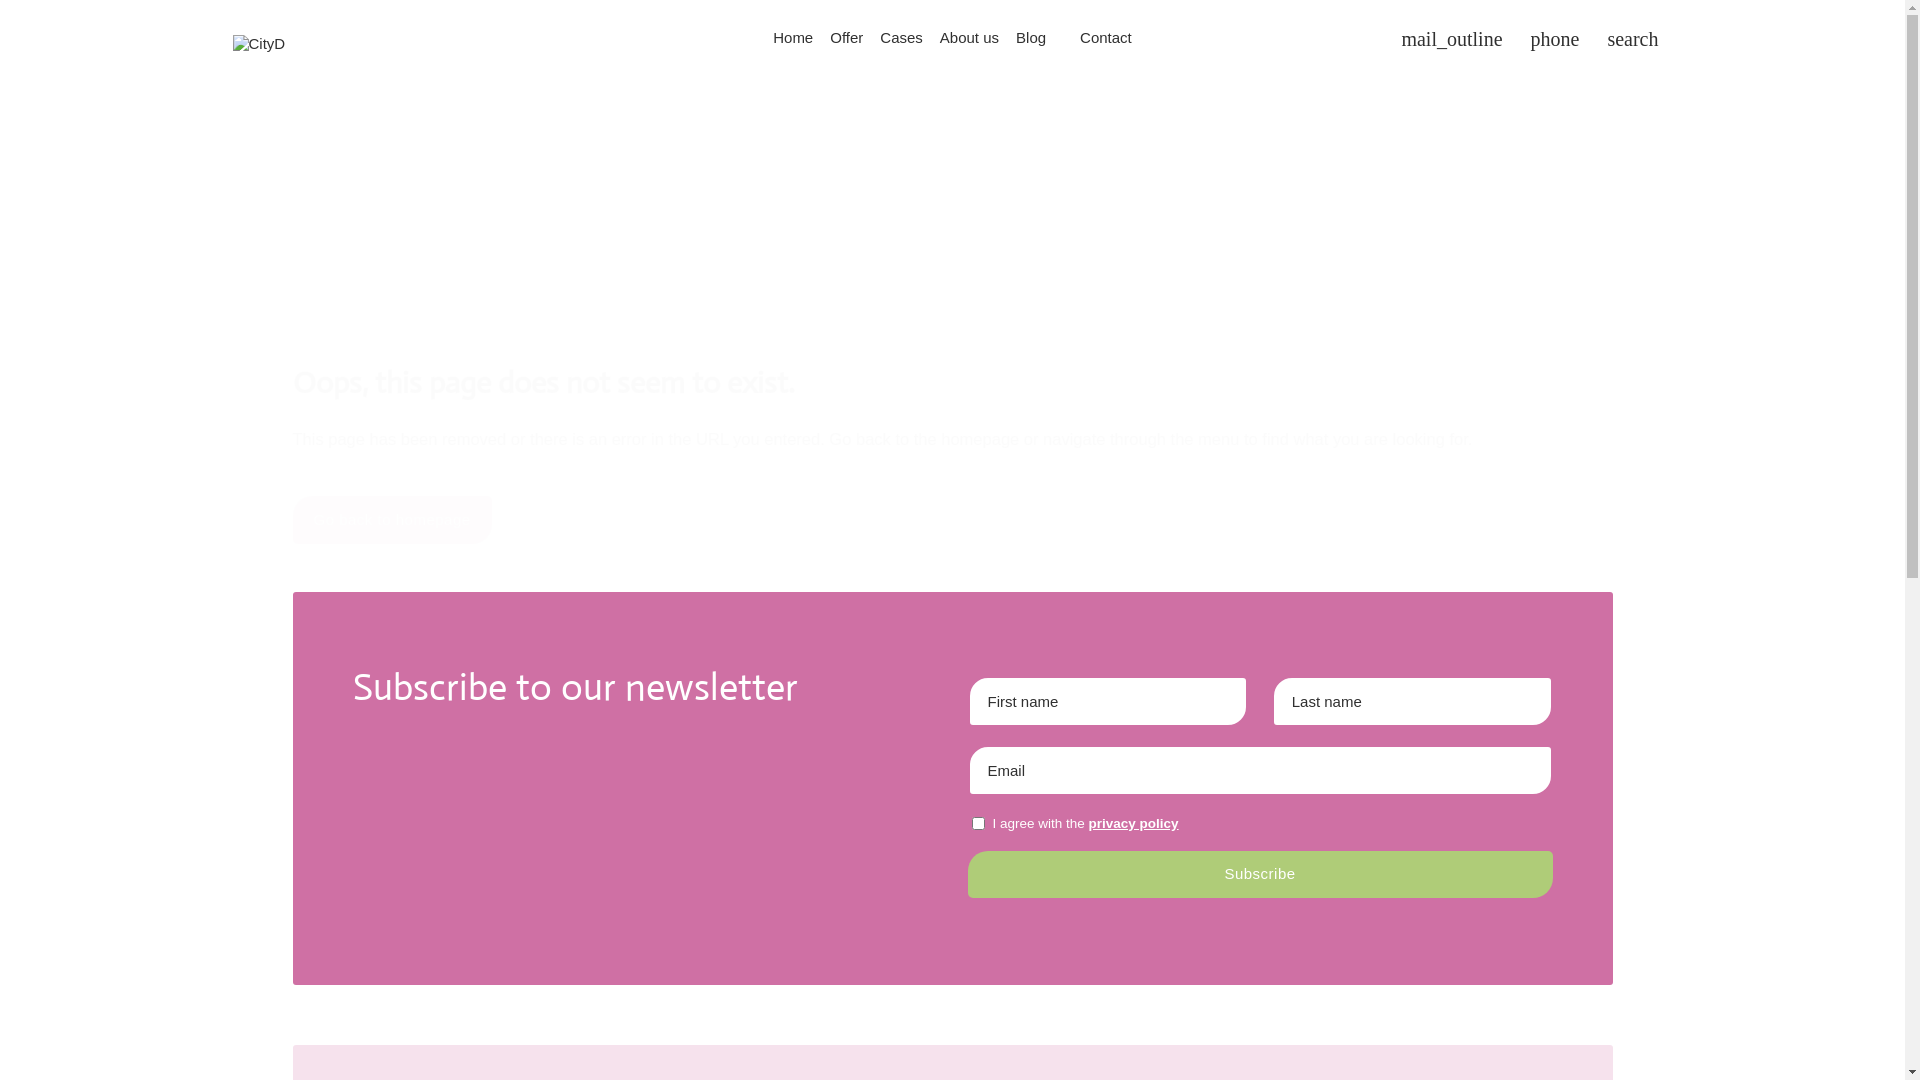 This screenshot has width=1920, height=1080. Describe the element at coordinates (969, 37) in the screenshot. I see `'About us'` at that location.